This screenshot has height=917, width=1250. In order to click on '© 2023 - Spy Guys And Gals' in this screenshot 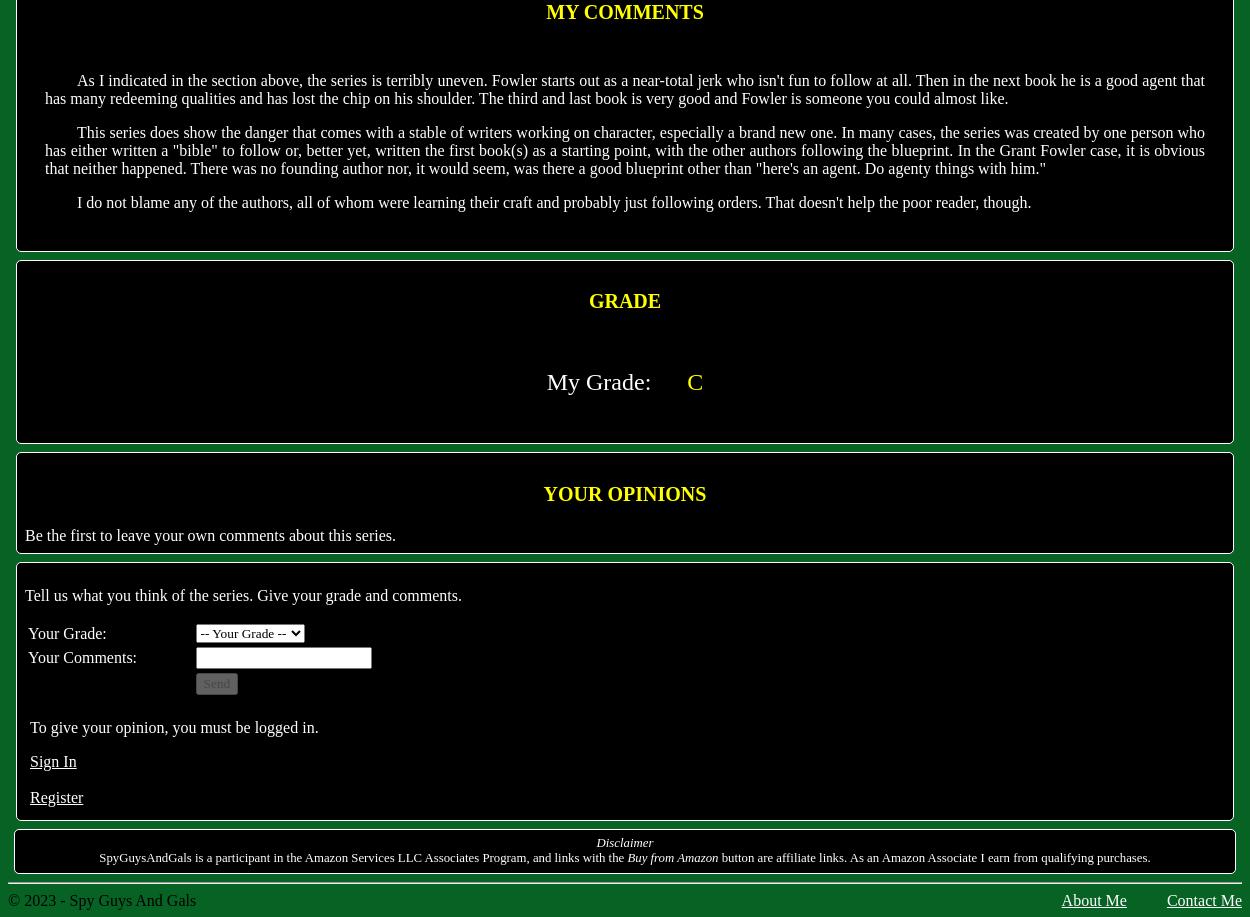, I will do `click(8, 898)`.